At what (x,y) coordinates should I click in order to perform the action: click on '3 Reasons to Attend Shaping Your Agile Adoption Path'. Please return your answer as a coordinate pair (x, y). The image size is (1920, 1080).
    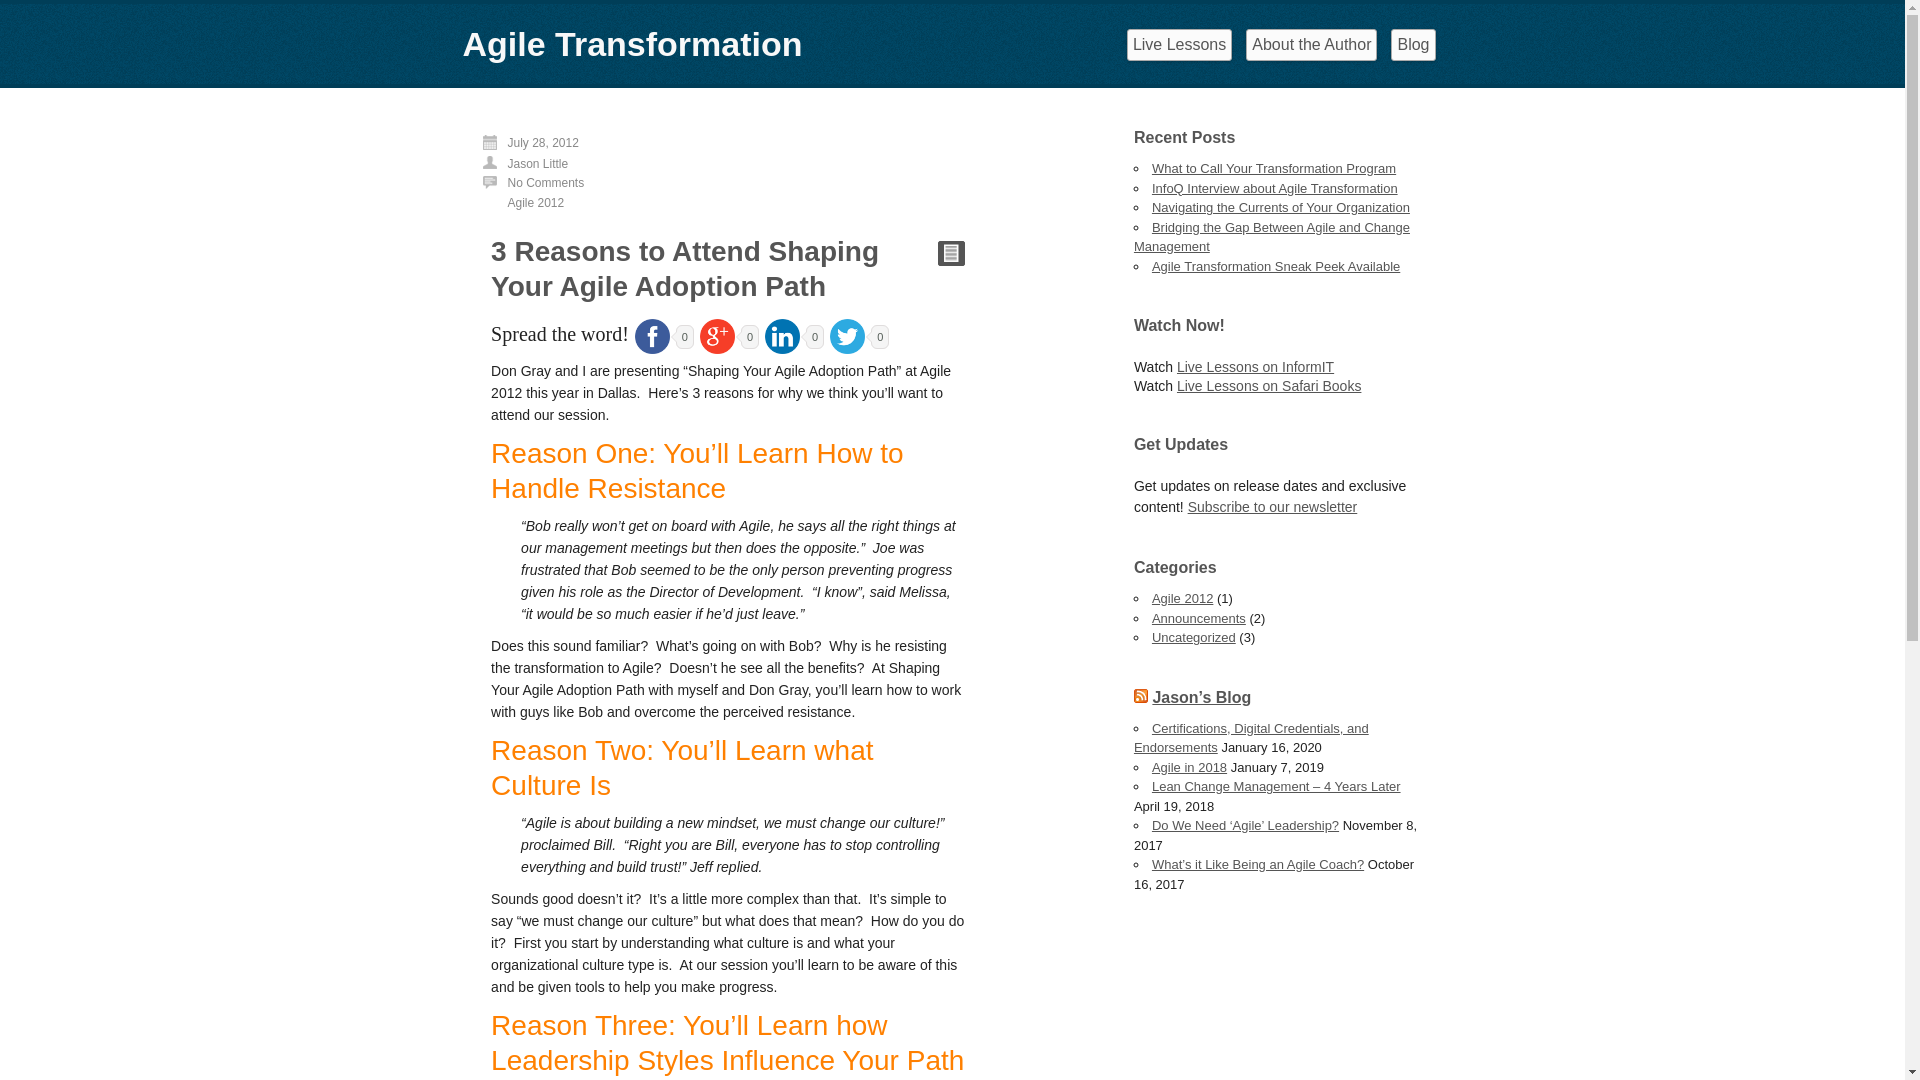
    Looking at the image, I should click on (685, 268).